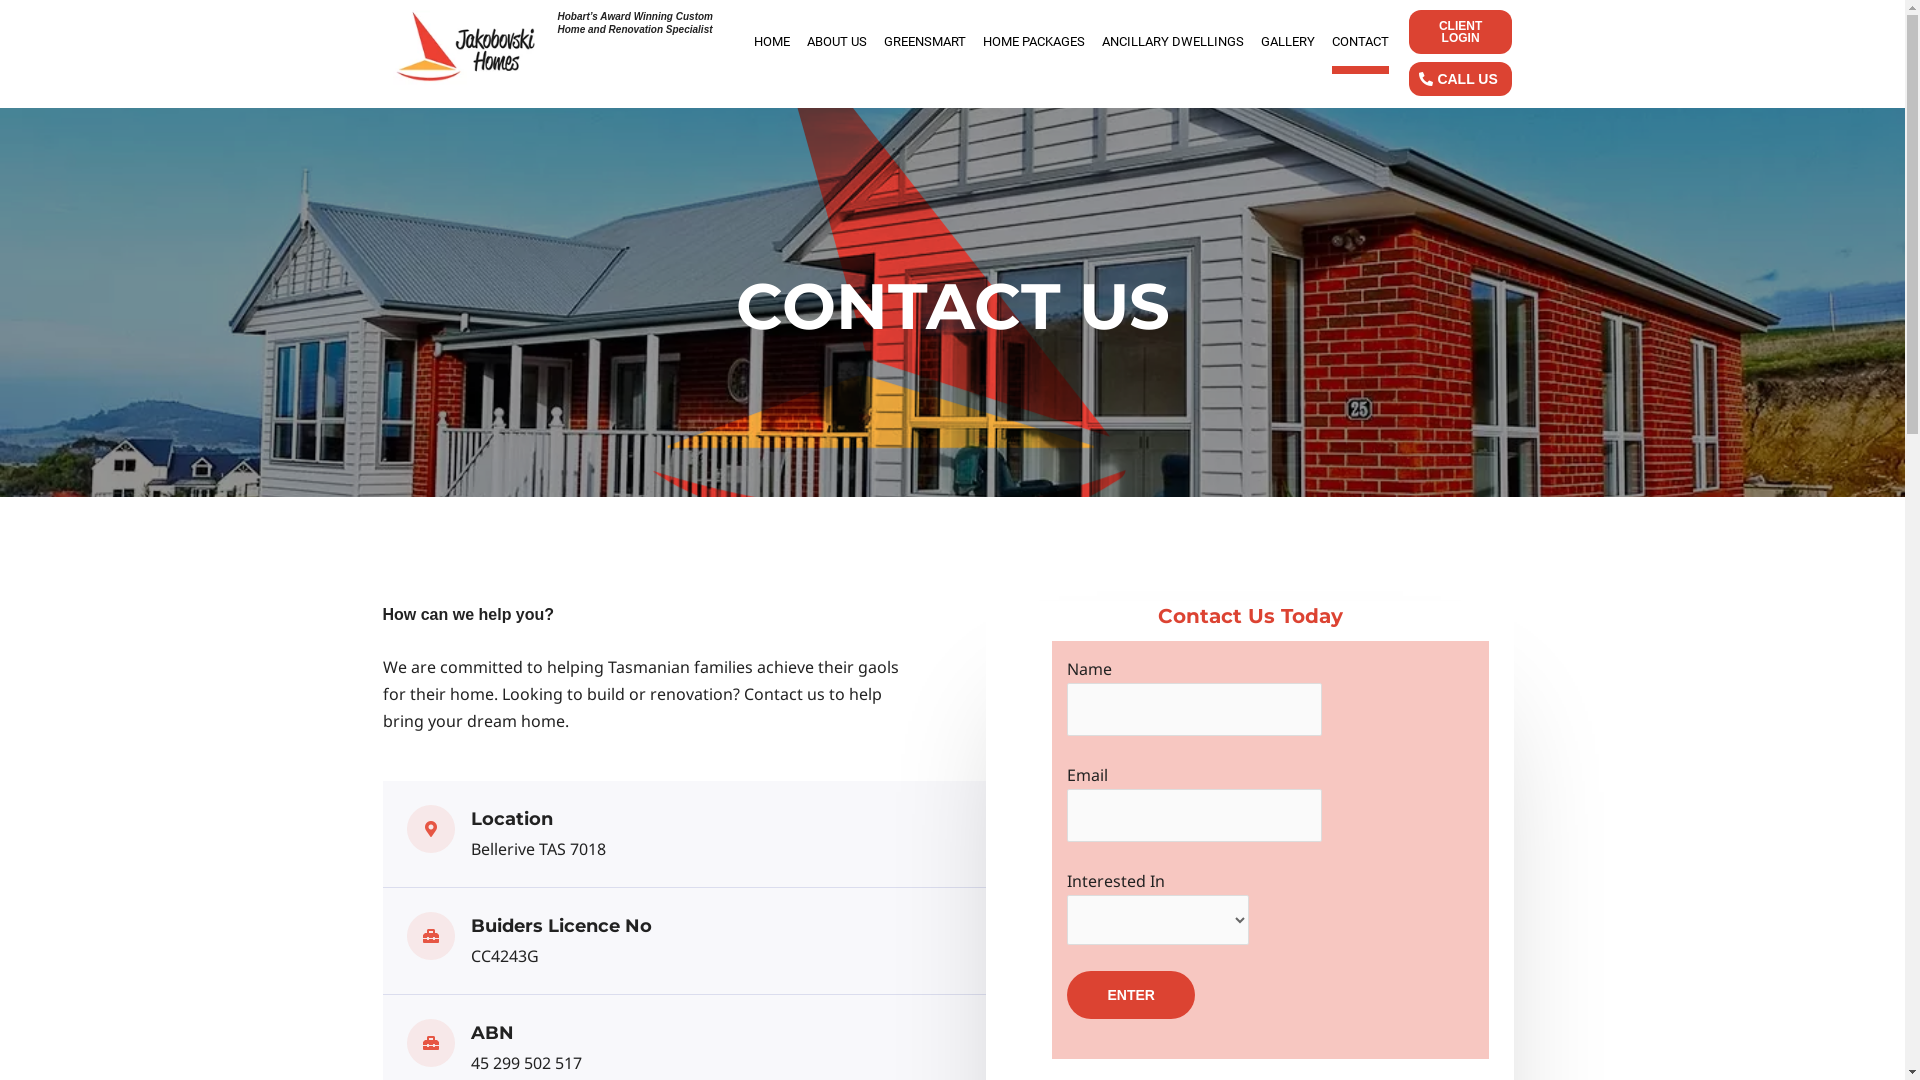 The width and height of the screenshot is (1920, 1080). Describe the element at coordinates (1360, 42) in the screenshot. I see `'CONTACT'` at that location.